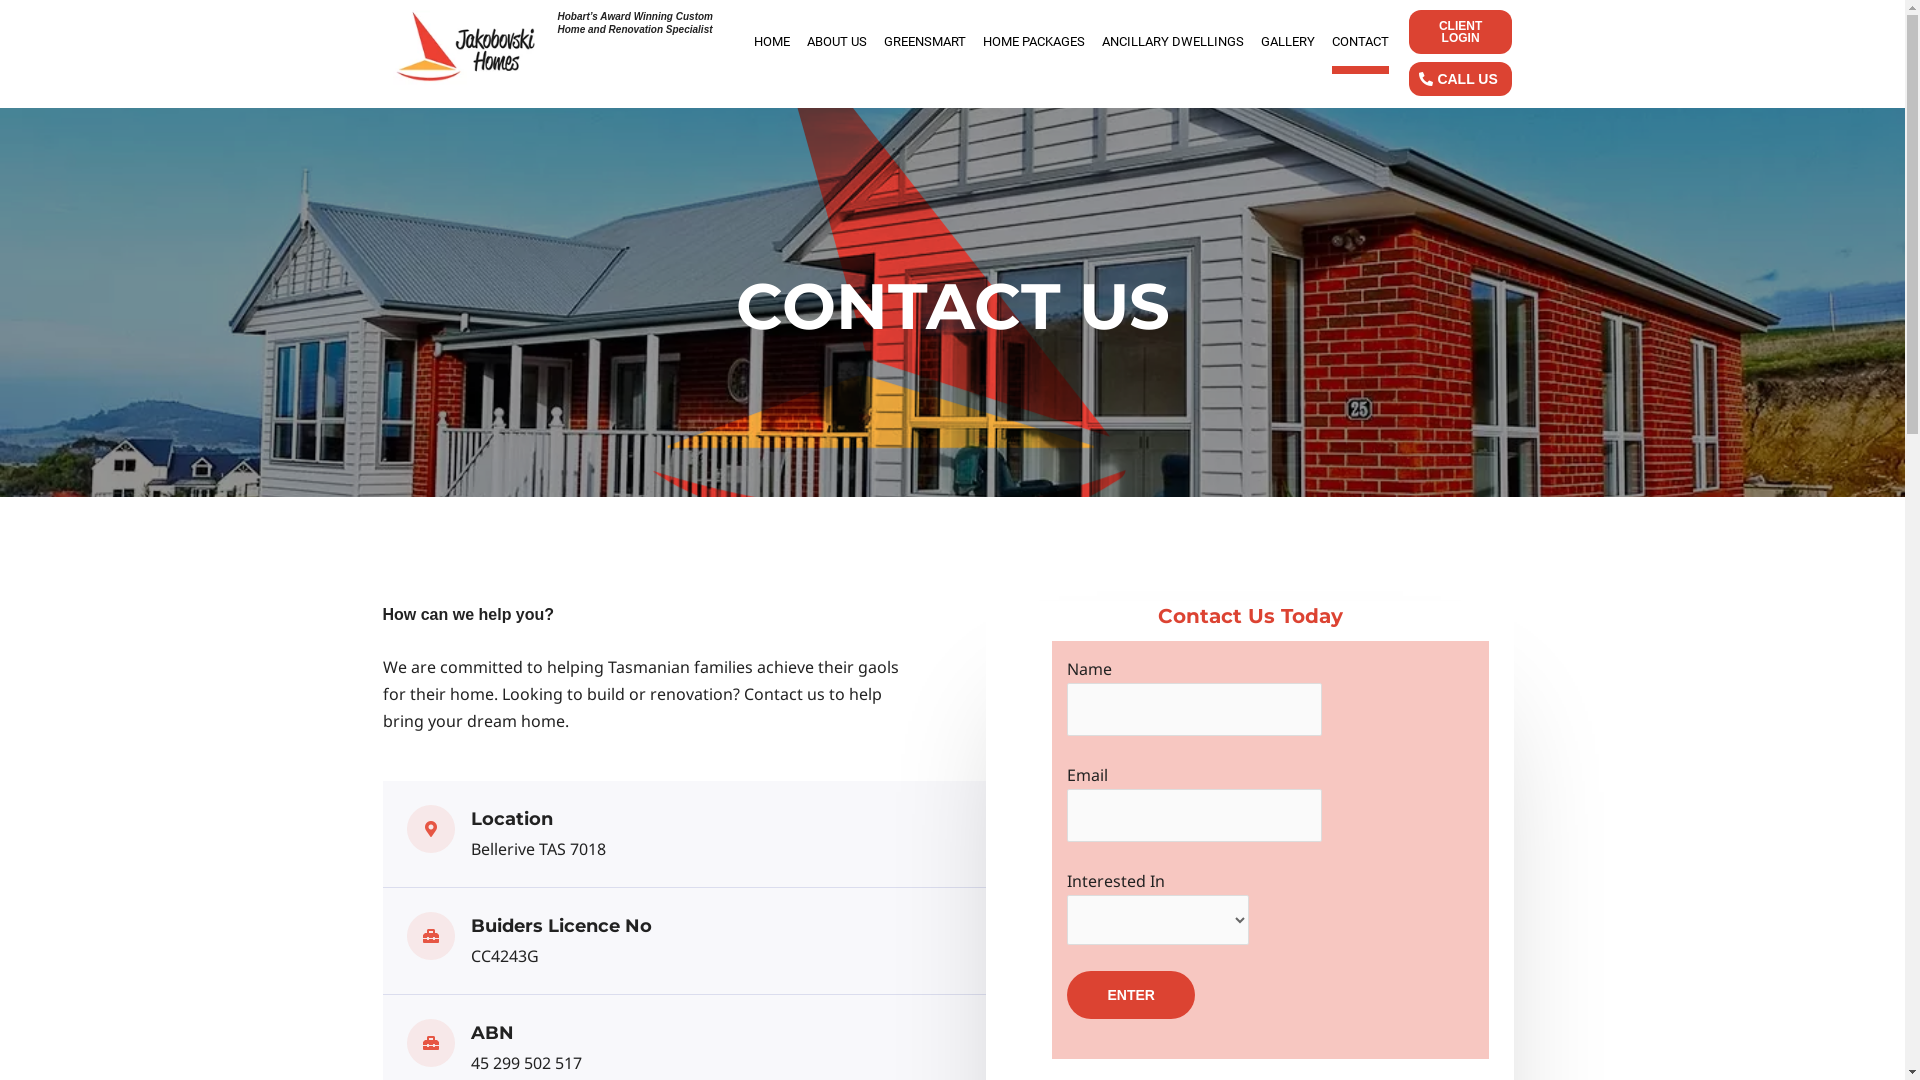 The width and height of the screenshot is (1920, 1080). Describe the element at coordinates (1360, 42) in the screenshot. I see `'CONTACT'` at that location.